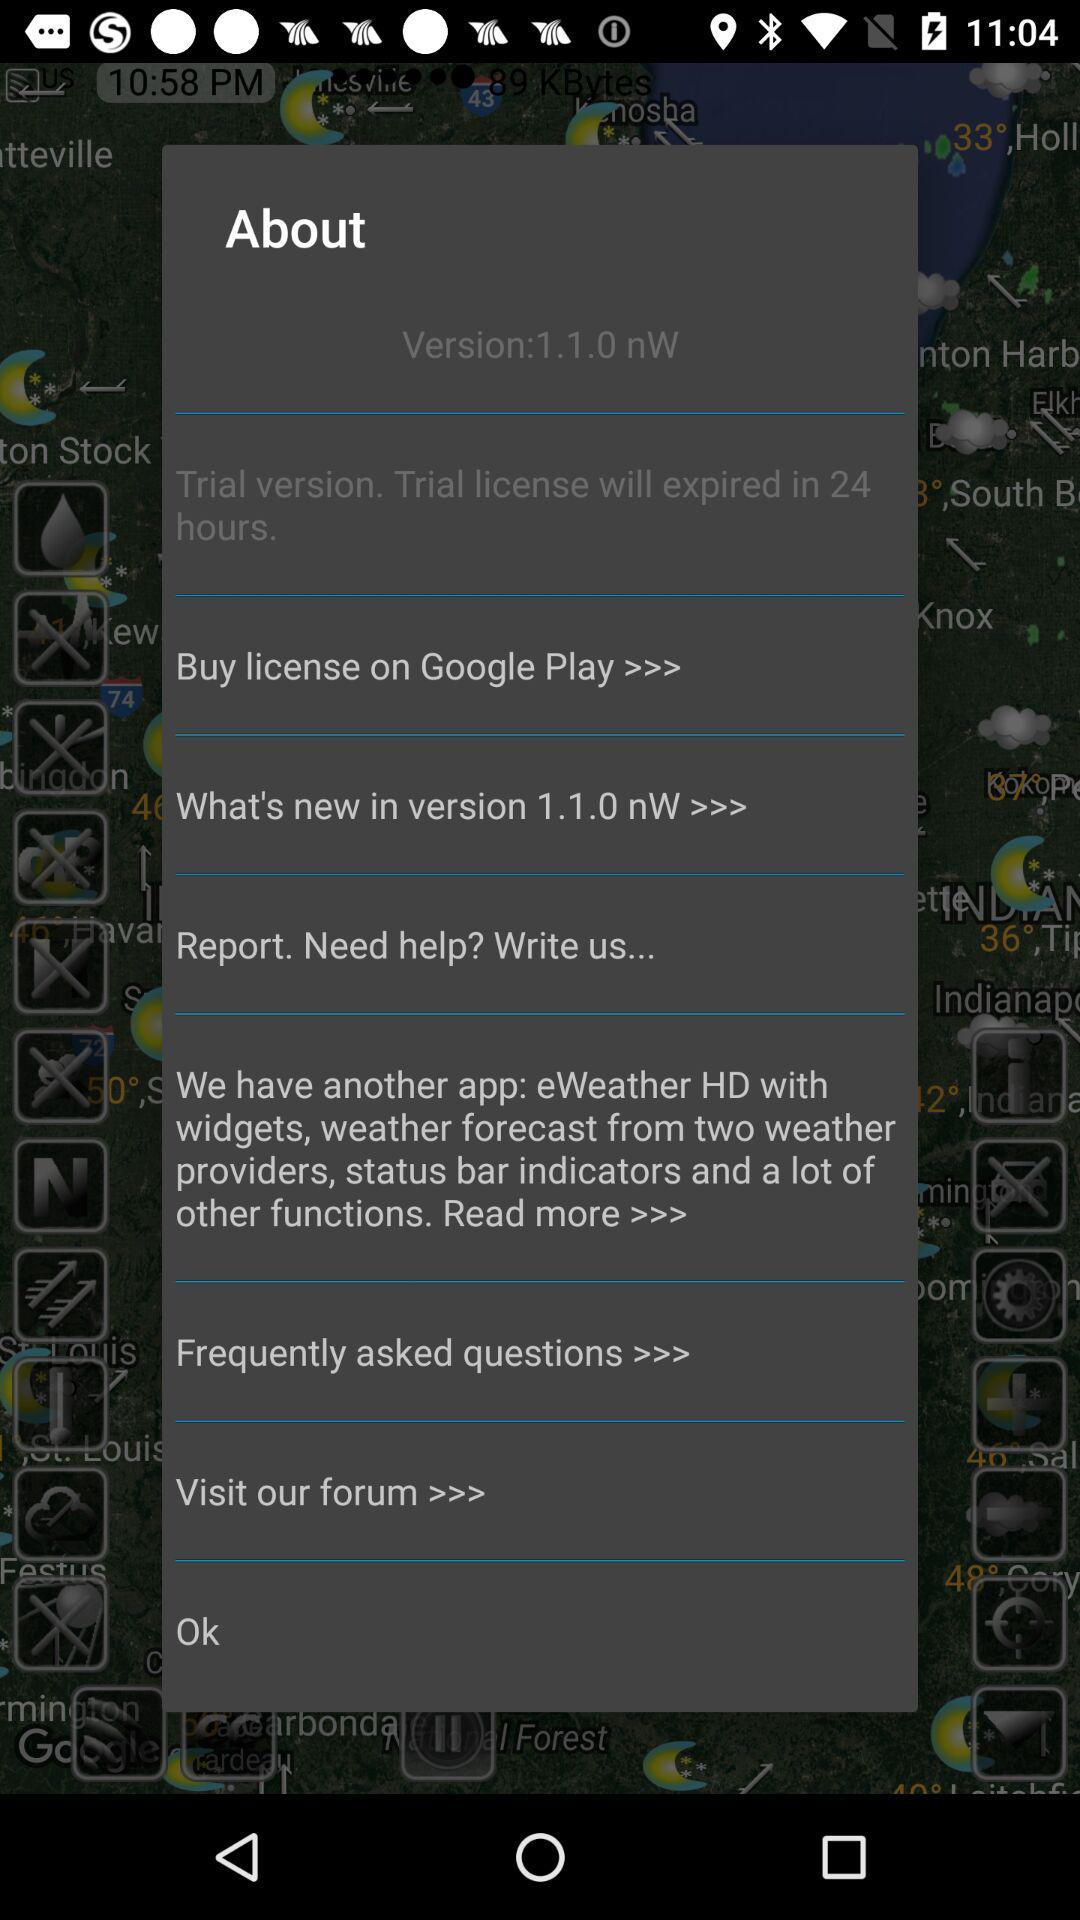 This screenshot has height=1920, width=1080. I want to click on ok item, so click(540, 1630).